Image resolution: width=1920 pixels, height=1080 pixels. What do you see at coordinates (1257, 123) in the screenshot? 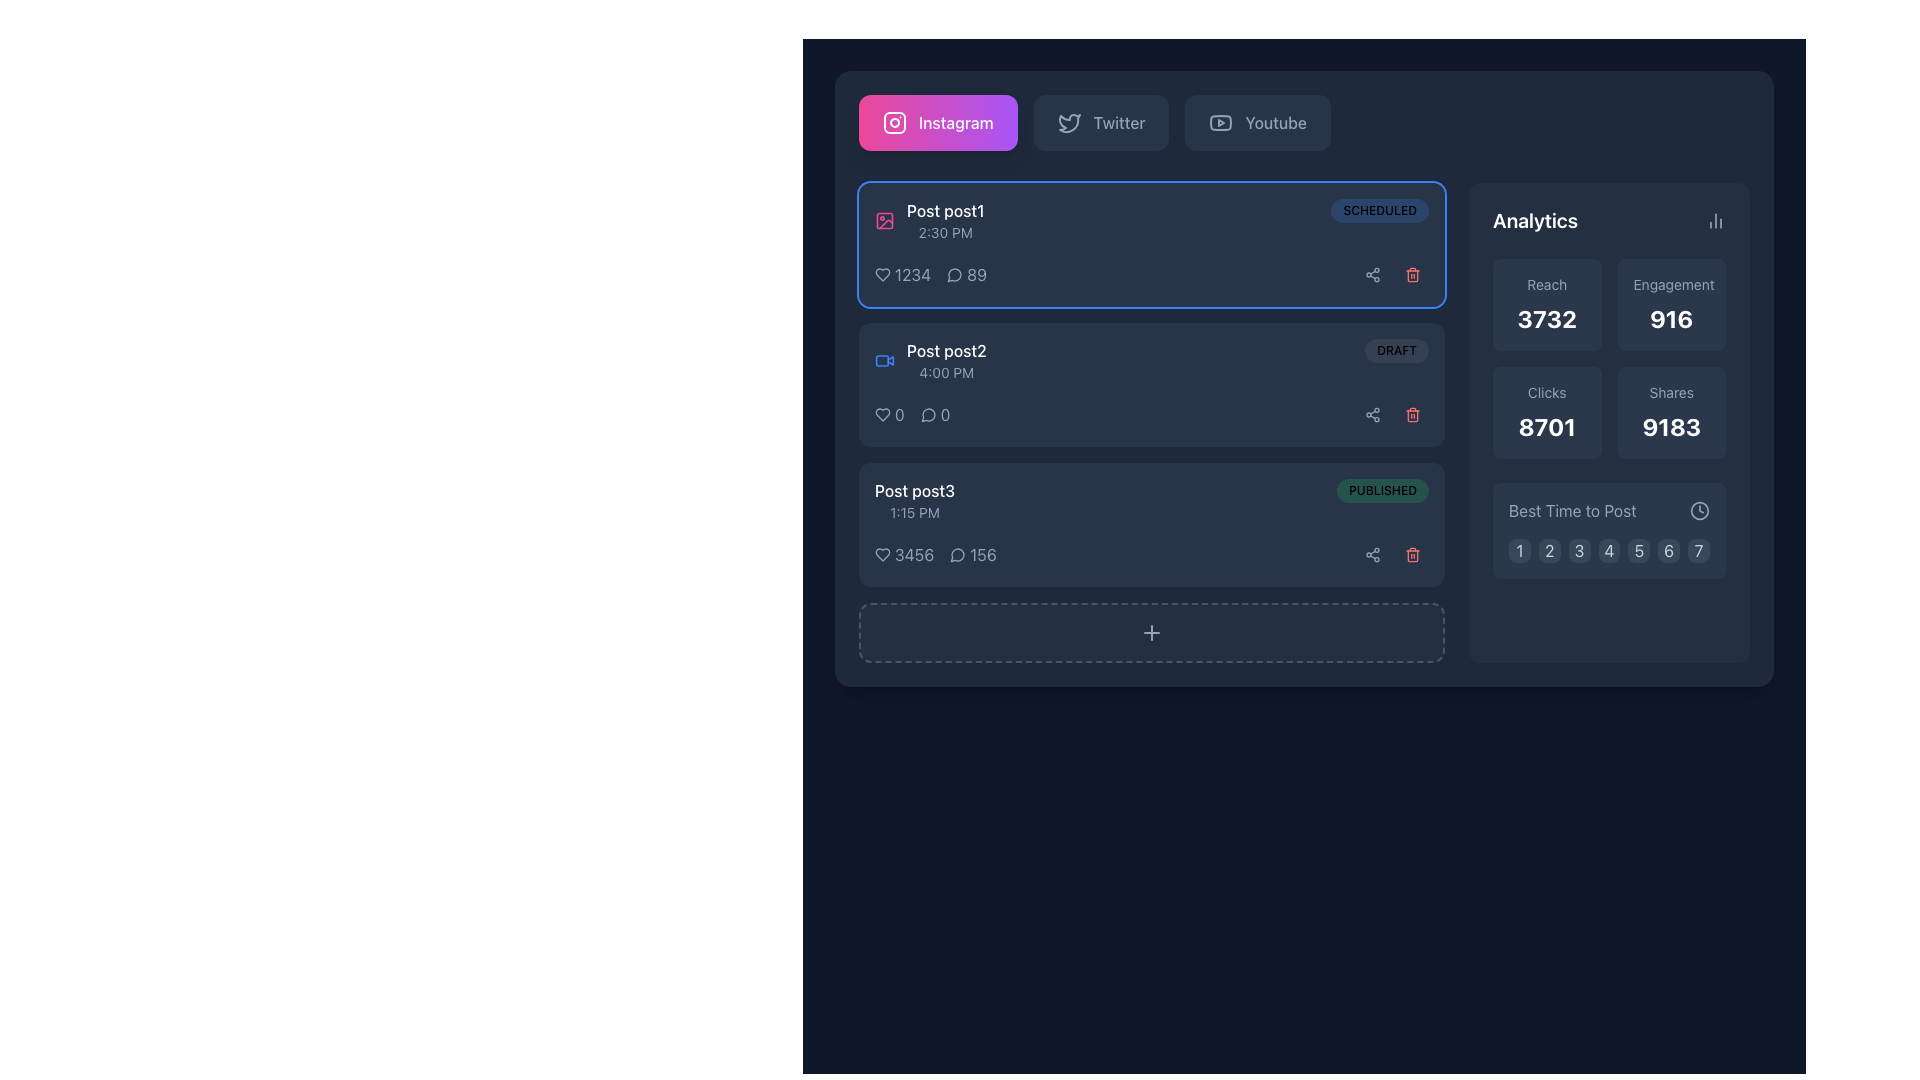
I see `the third button in the horizontal row of social media buttons at the top of the content section` at bounding box center [1257, 123].